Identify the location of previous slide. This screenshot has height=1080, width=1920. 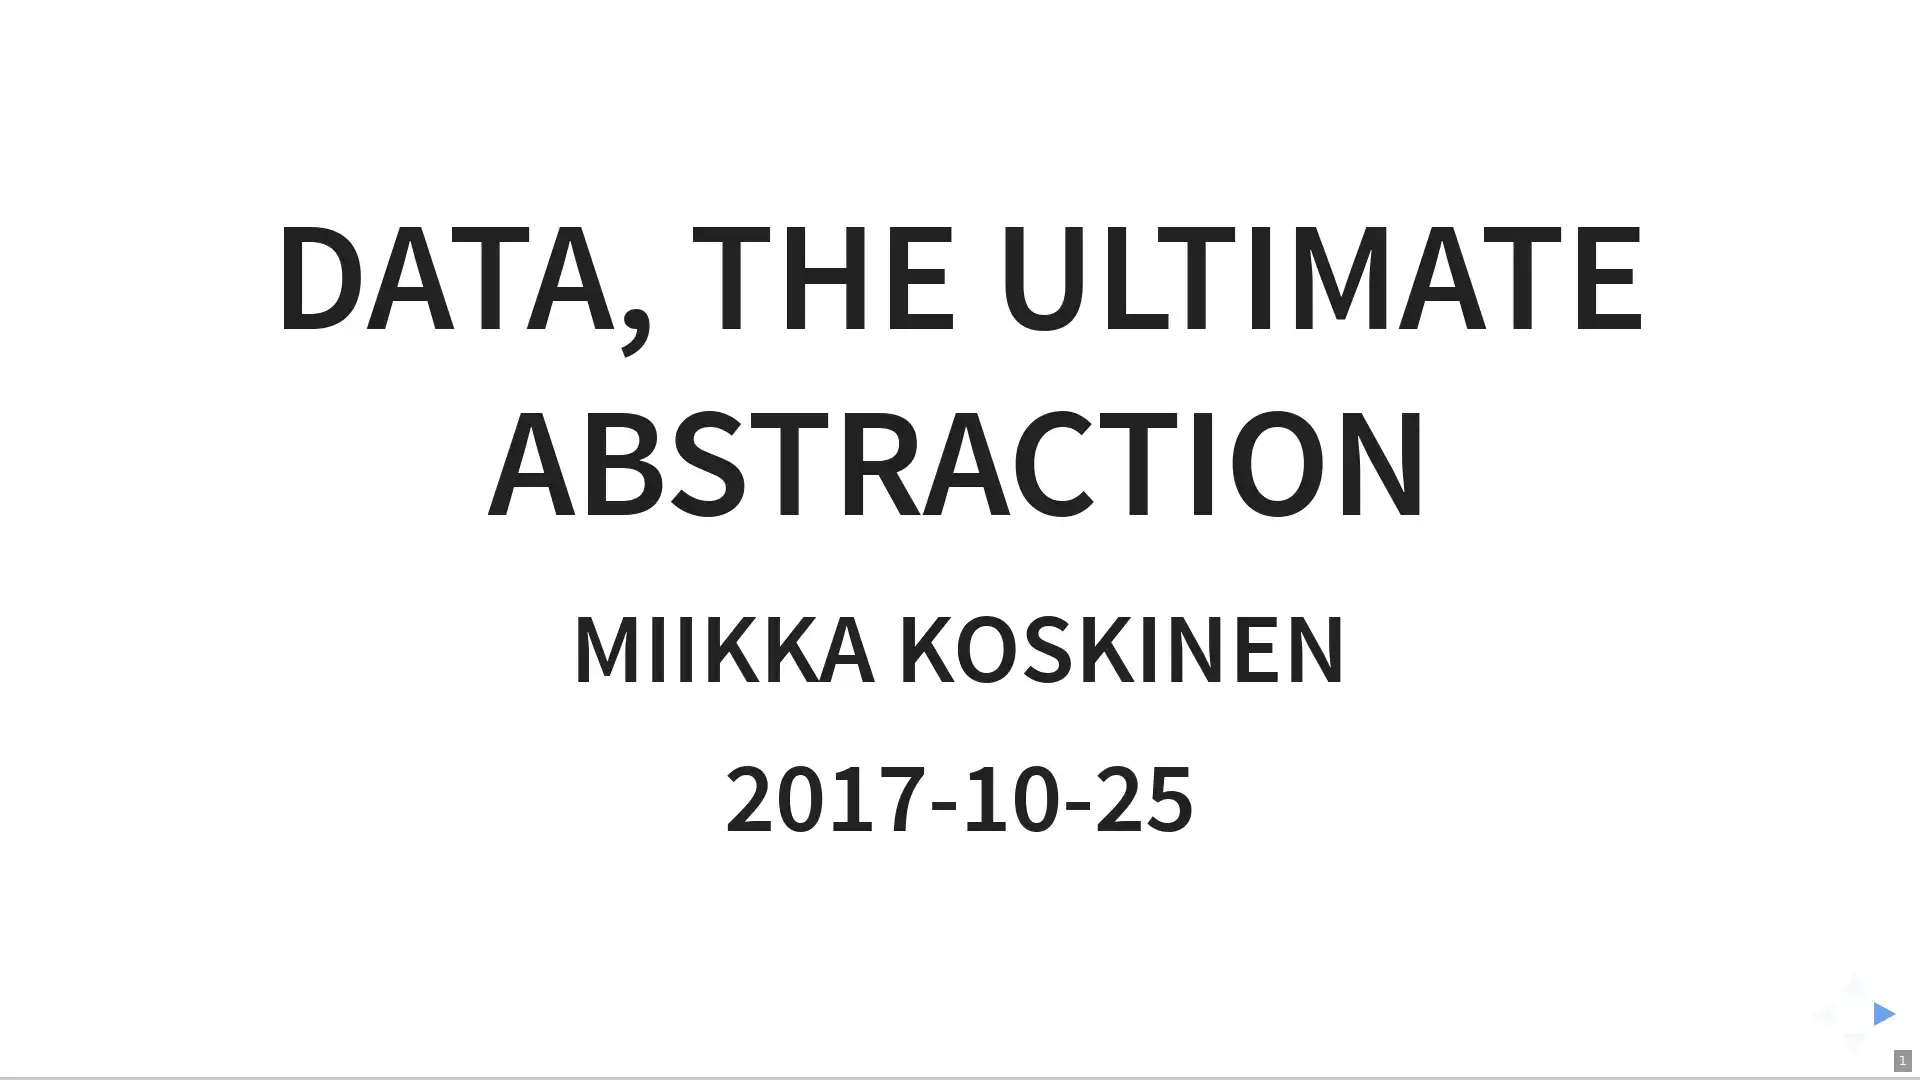
(1816, 1013).